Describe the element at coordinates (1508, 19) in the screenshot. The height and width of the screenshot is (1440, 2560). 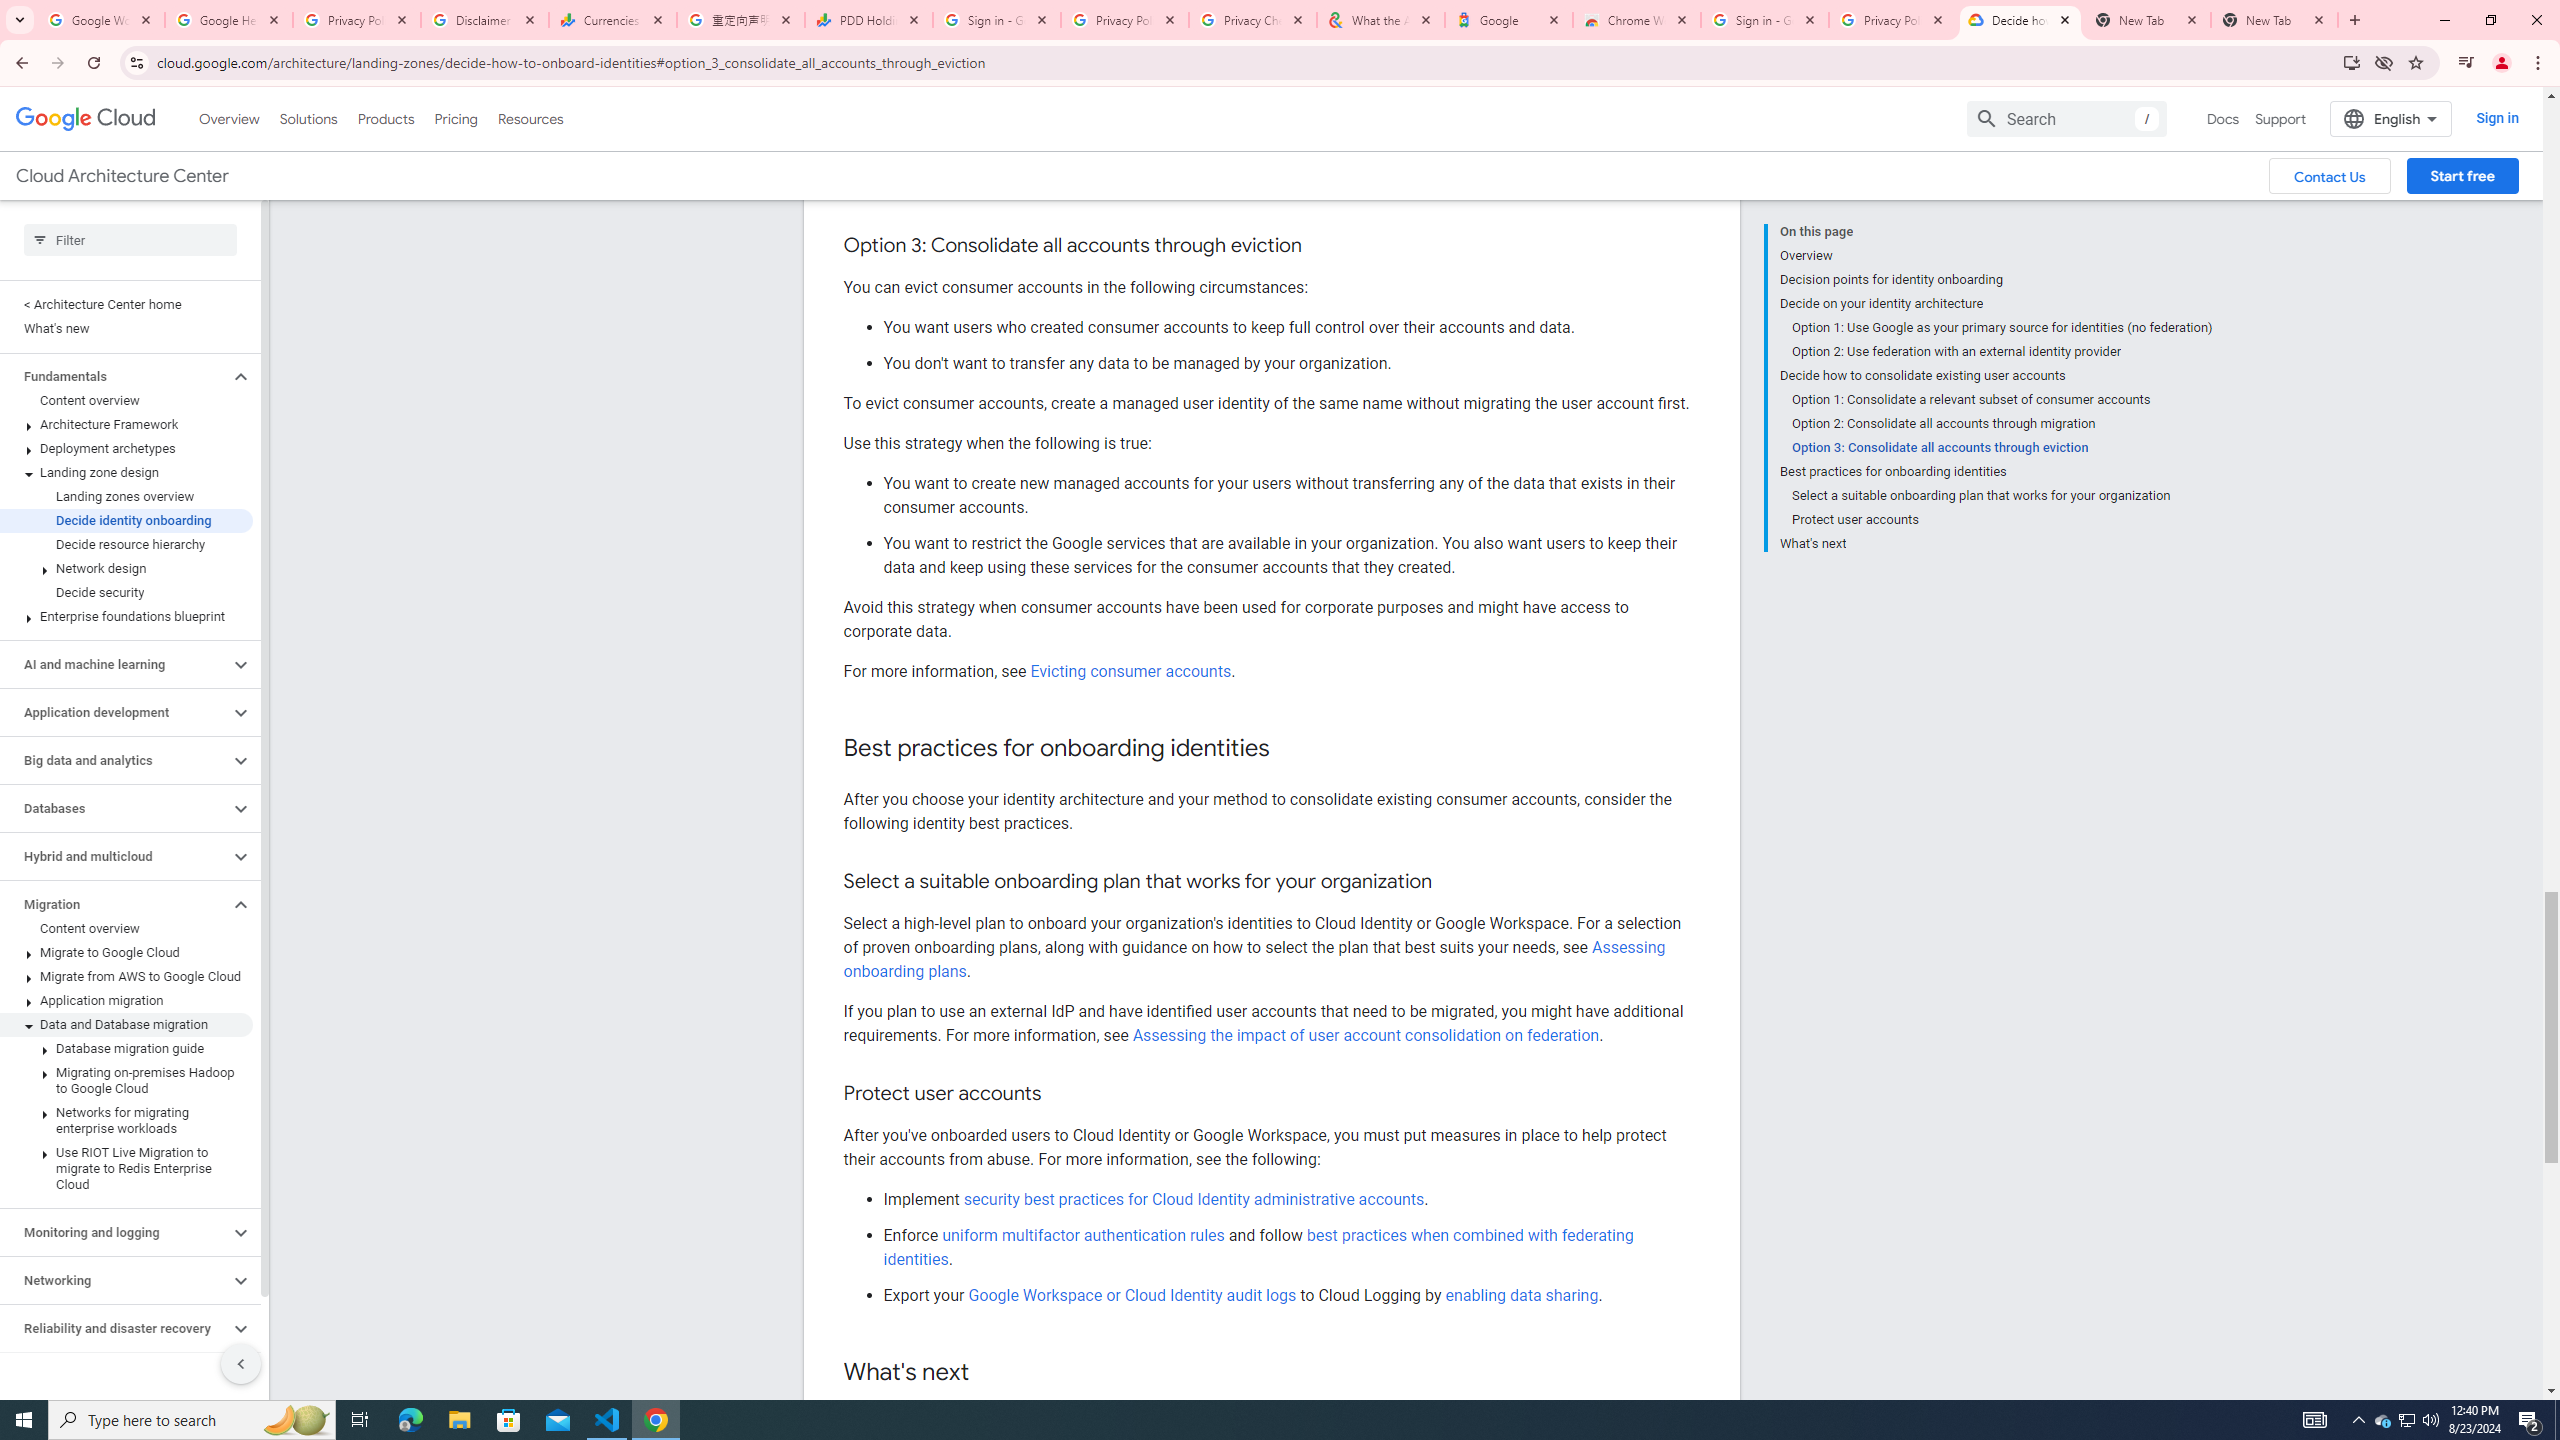
I see `'Google'` at that location.